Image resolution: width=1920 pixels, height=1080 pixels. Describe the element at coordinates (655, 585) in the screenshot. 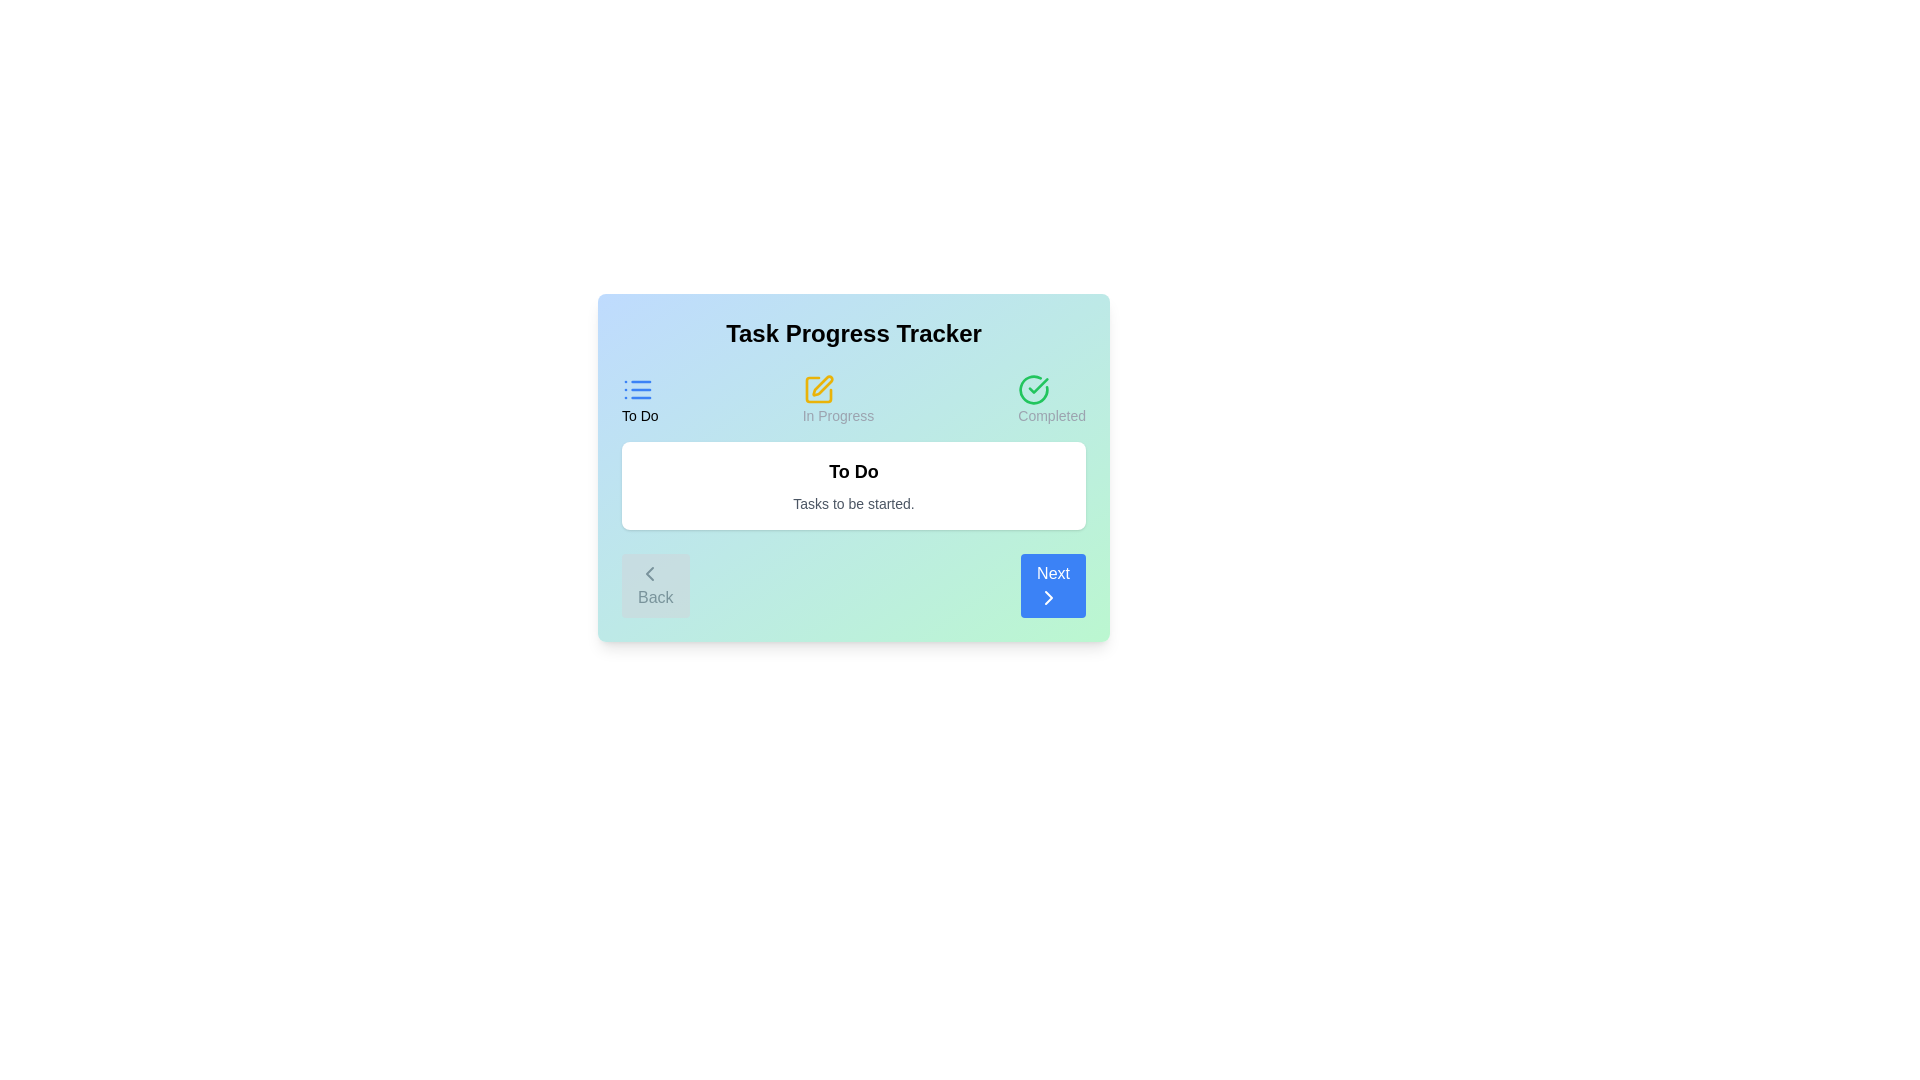

I see `'Back' button to navigate to the previous step` at that location.